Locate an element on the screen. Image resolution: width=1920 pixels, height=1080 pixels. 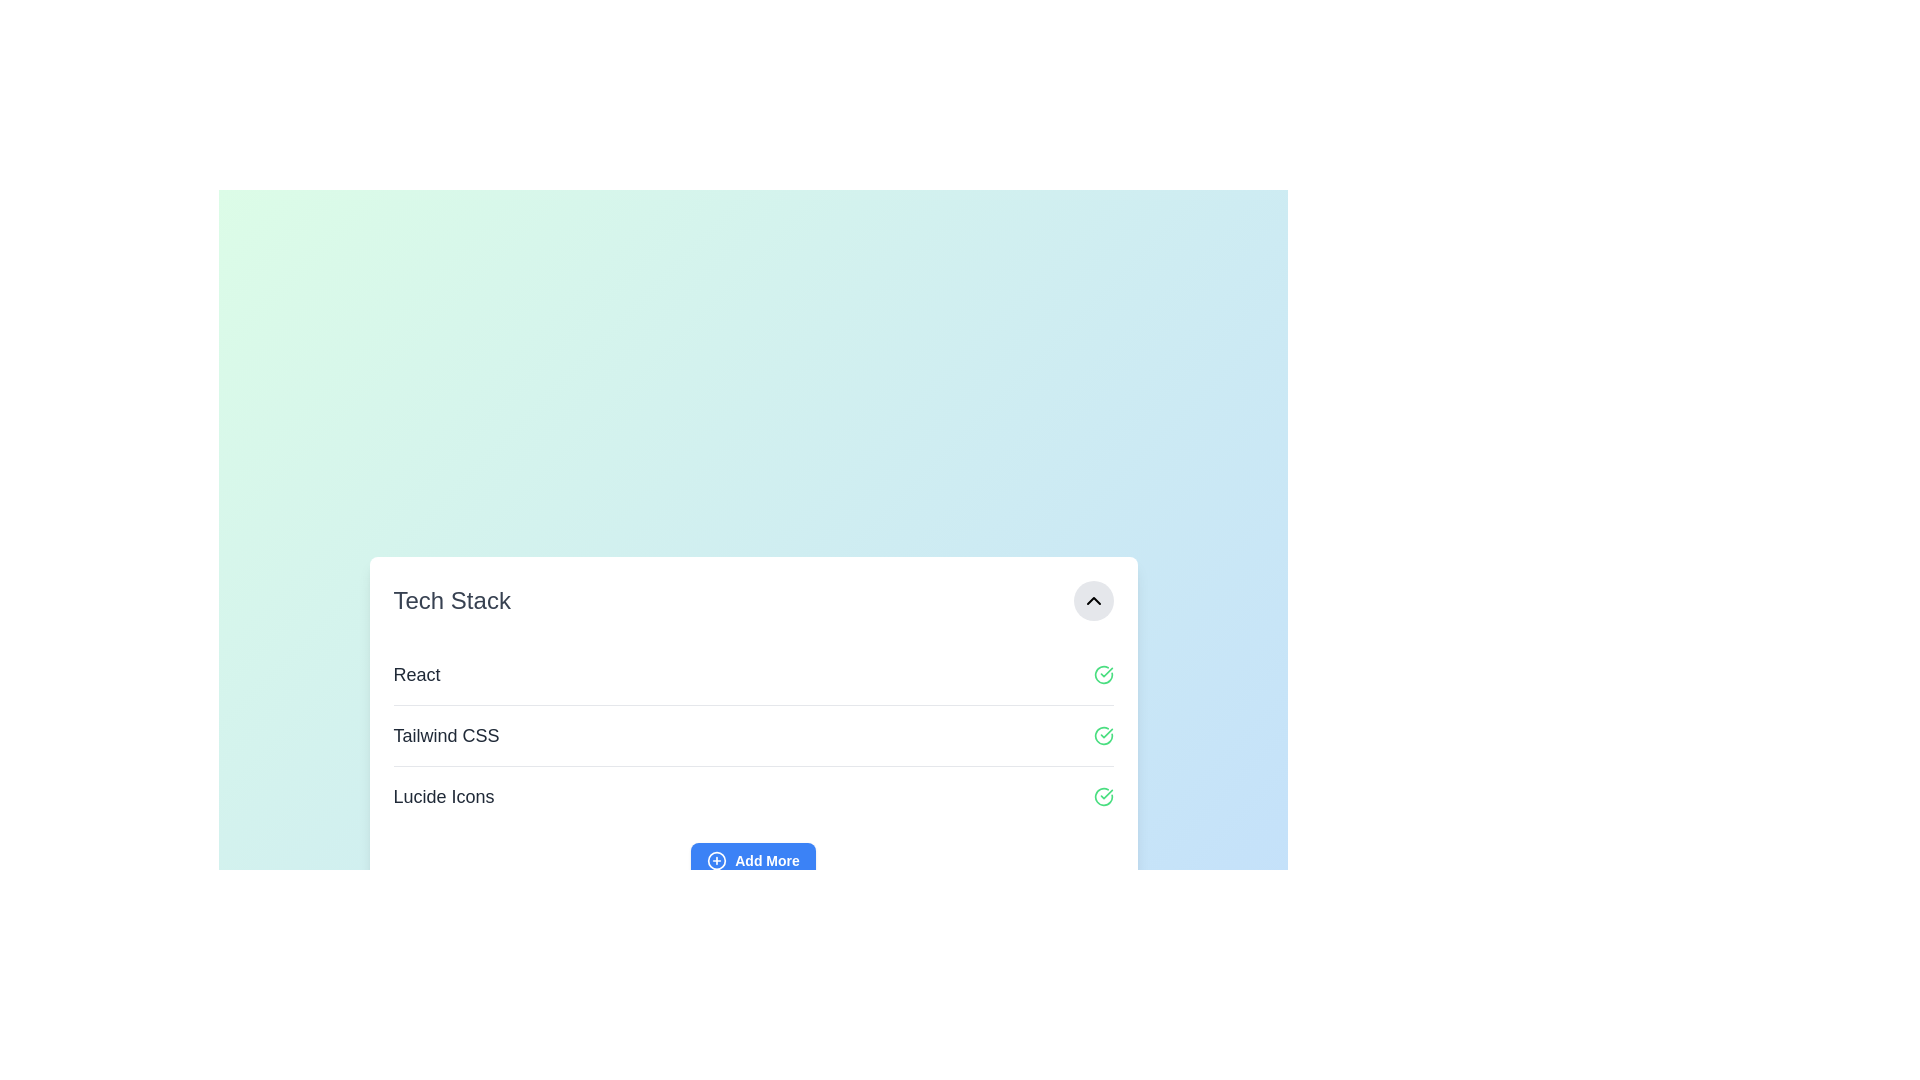
the SVG circle element that forms the '+' sign, which is located at the center of the button for adding items near the bottom center of the visible card interface is located at coordinates (717, 859).